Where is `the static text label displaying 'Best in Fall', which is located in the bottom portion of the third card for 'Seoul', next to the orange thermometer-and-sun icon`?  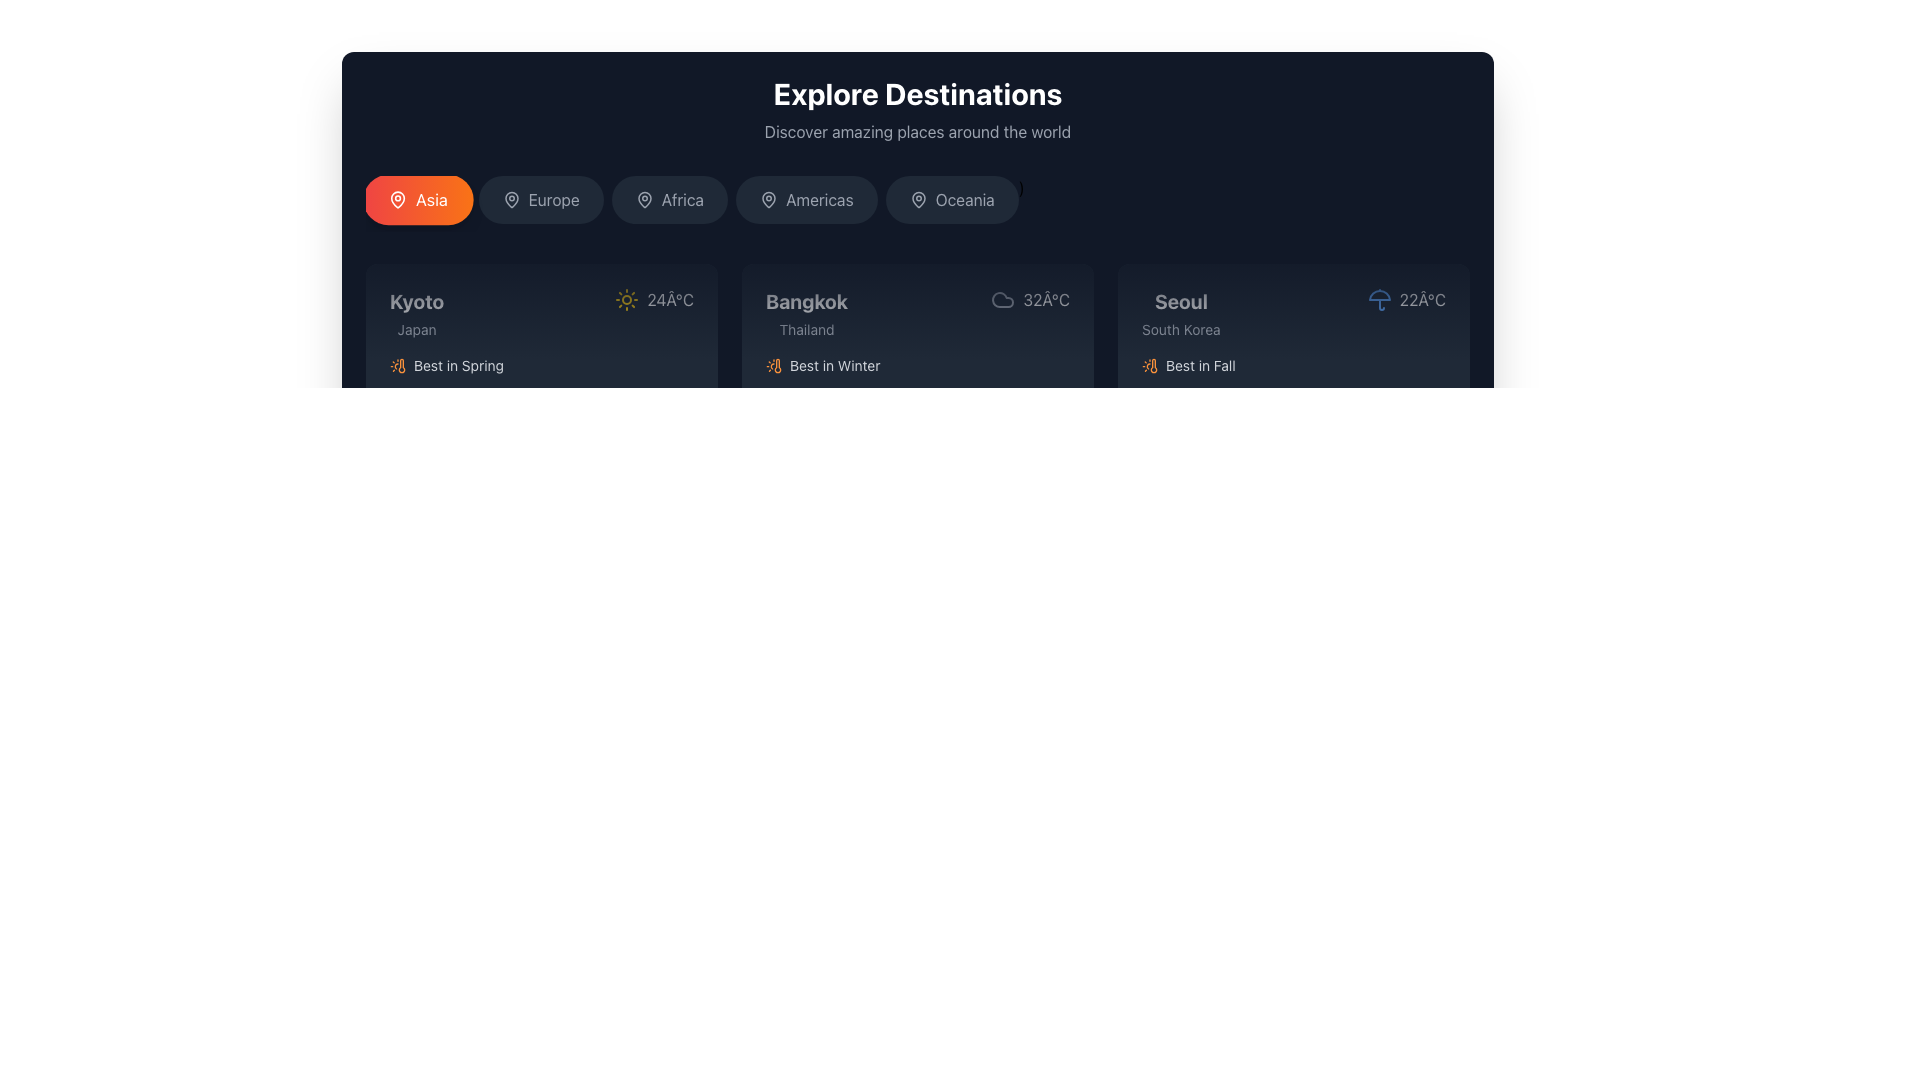 the static text label displaying 'Best in Fall', which is located in the bottom portion of the third card for 'Seoul', next to the orange thermometer-and-sun icon is located at coordinates (1200, 366).